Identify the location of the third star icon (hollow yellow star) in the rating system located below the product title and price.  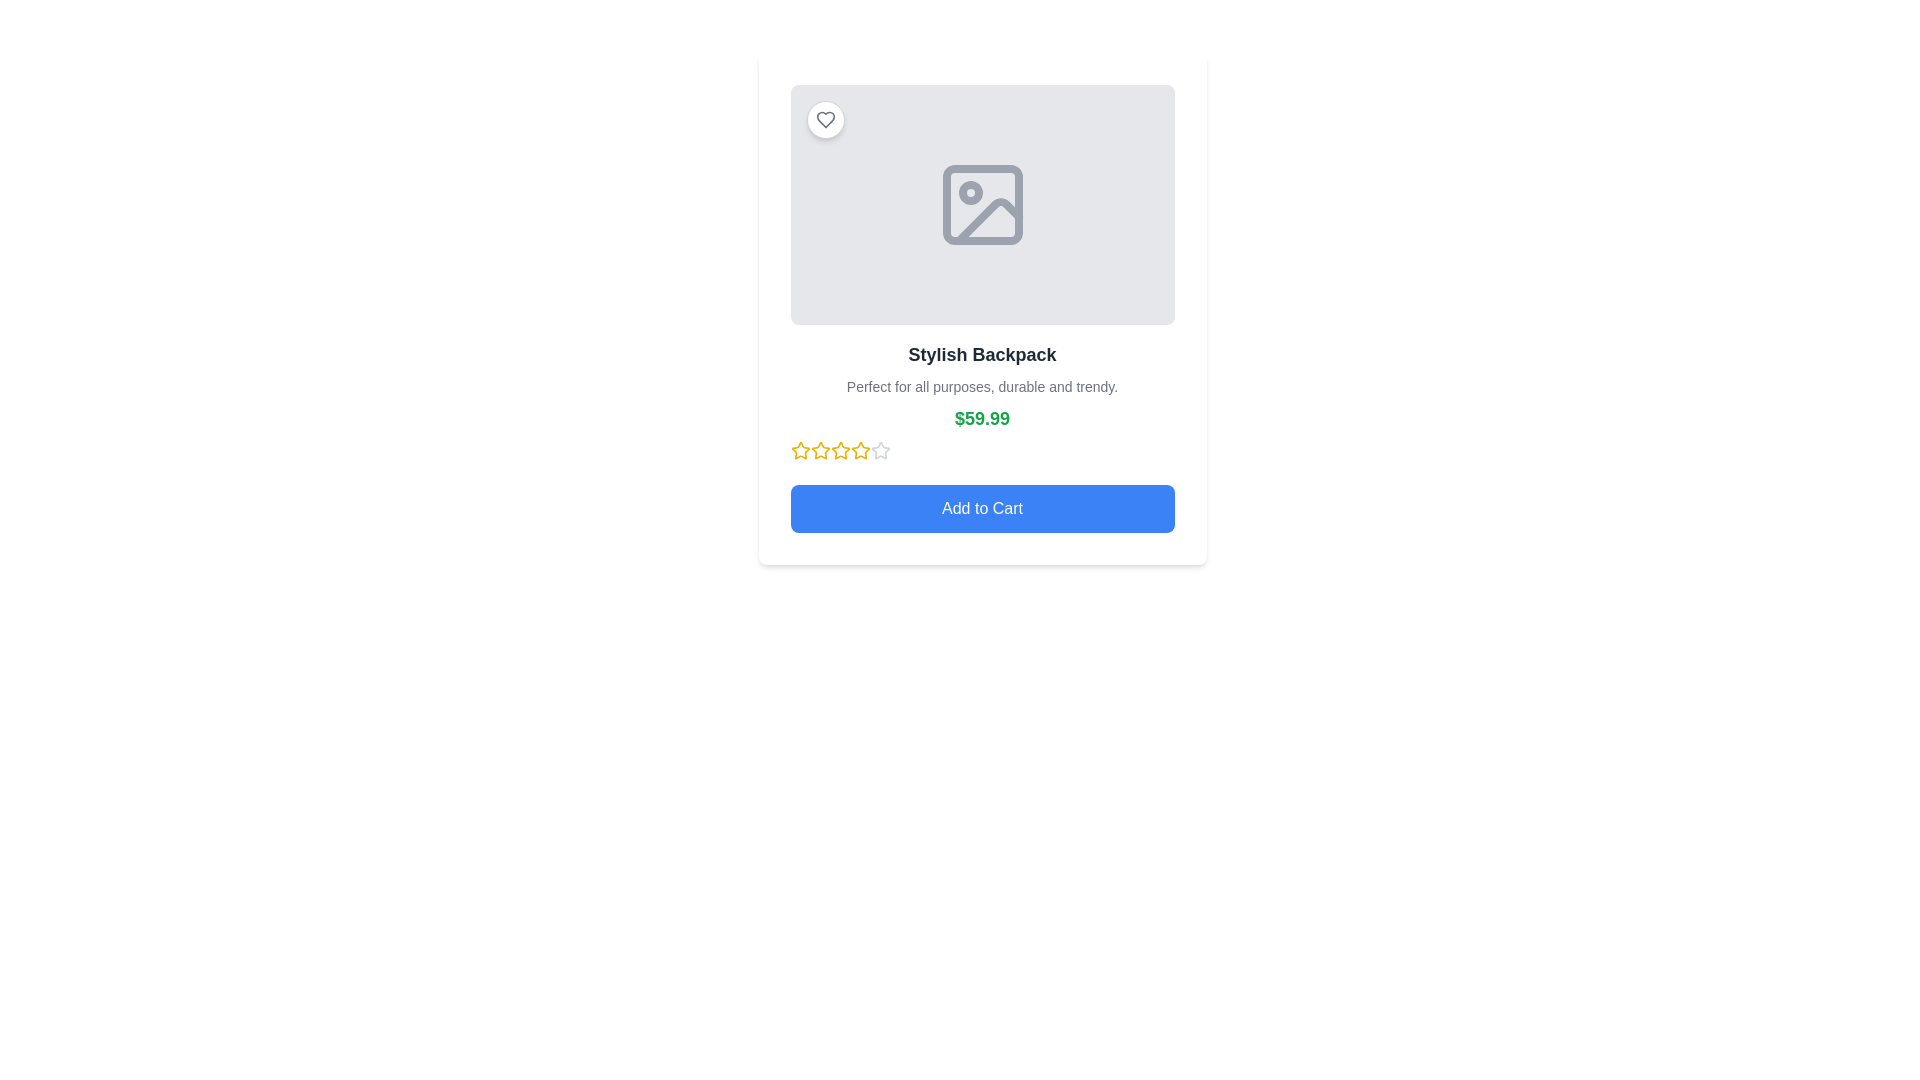
(820, 451).